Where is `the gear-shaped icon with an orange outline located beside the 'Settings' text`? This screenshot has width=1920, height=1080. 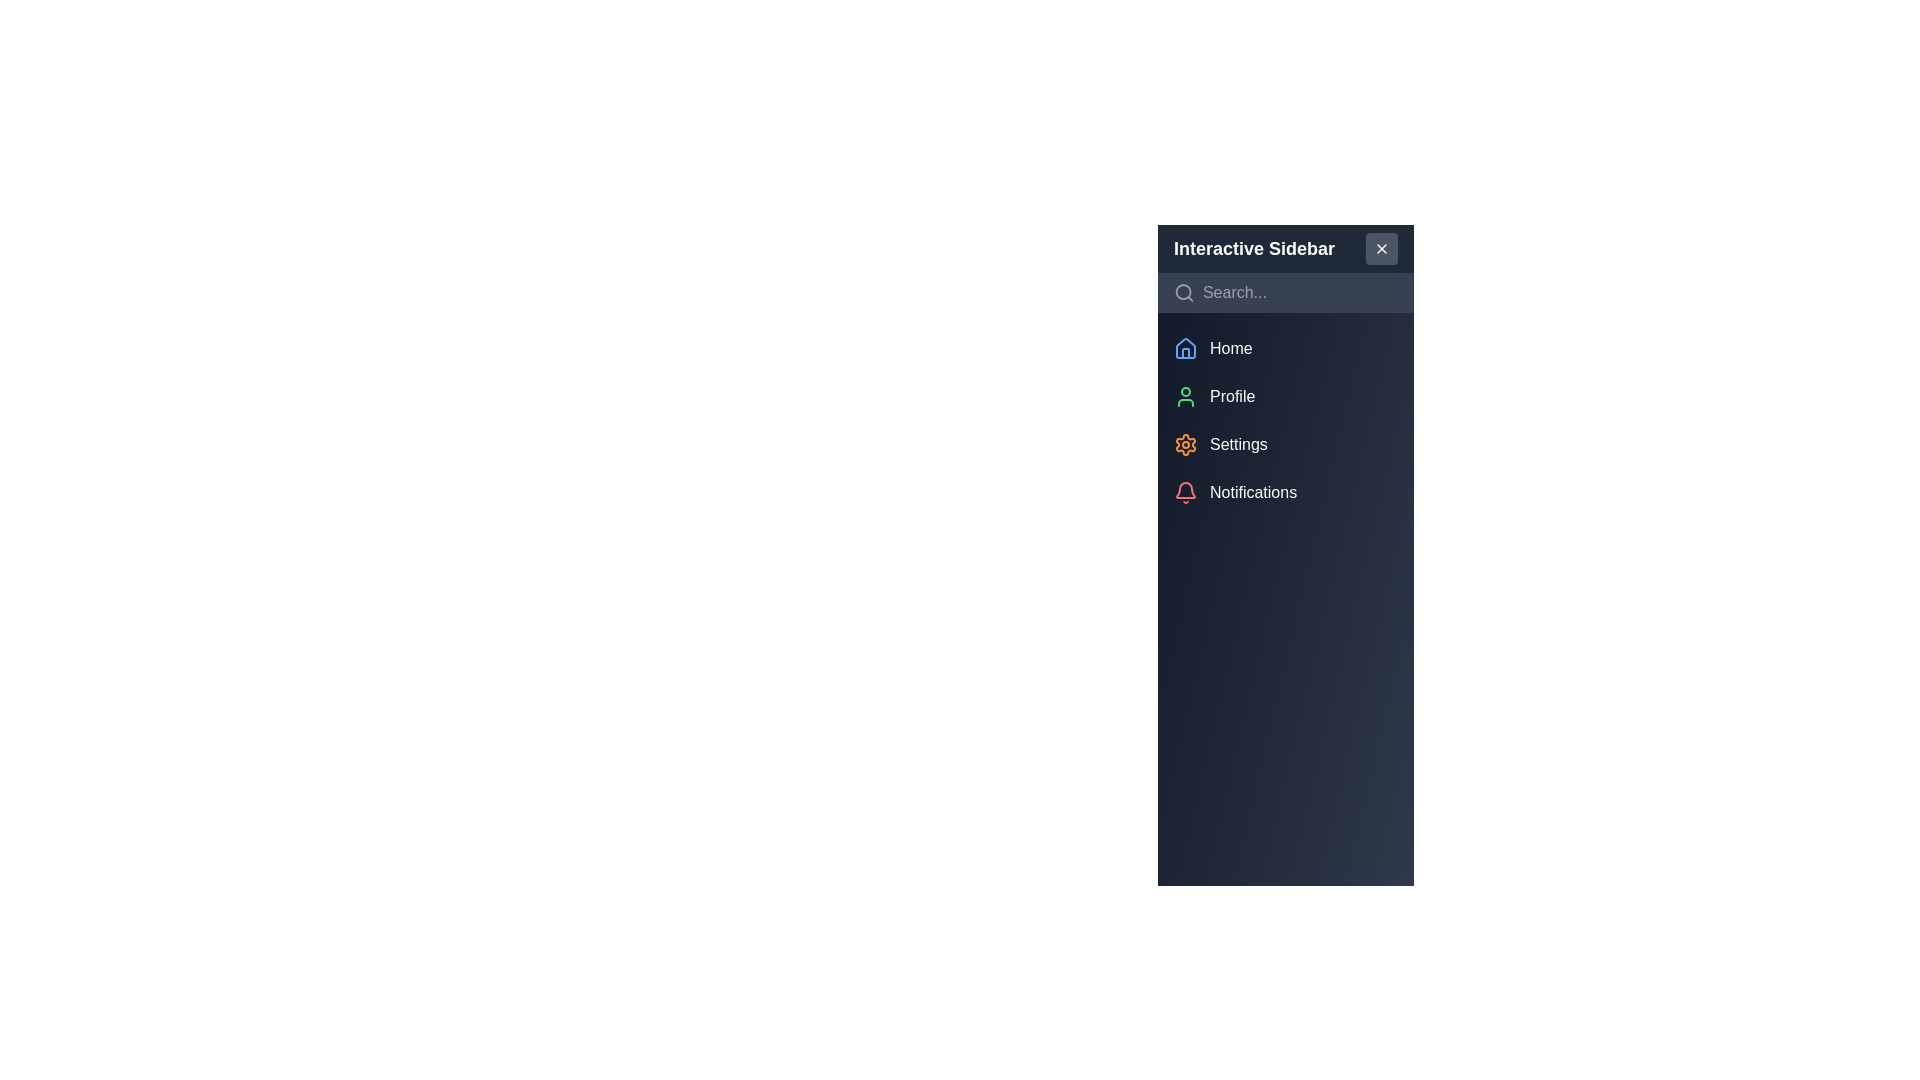 the gear-shaped icon with an orange outline located beside the 'Settings' text is located at coordinates (1185, 443).